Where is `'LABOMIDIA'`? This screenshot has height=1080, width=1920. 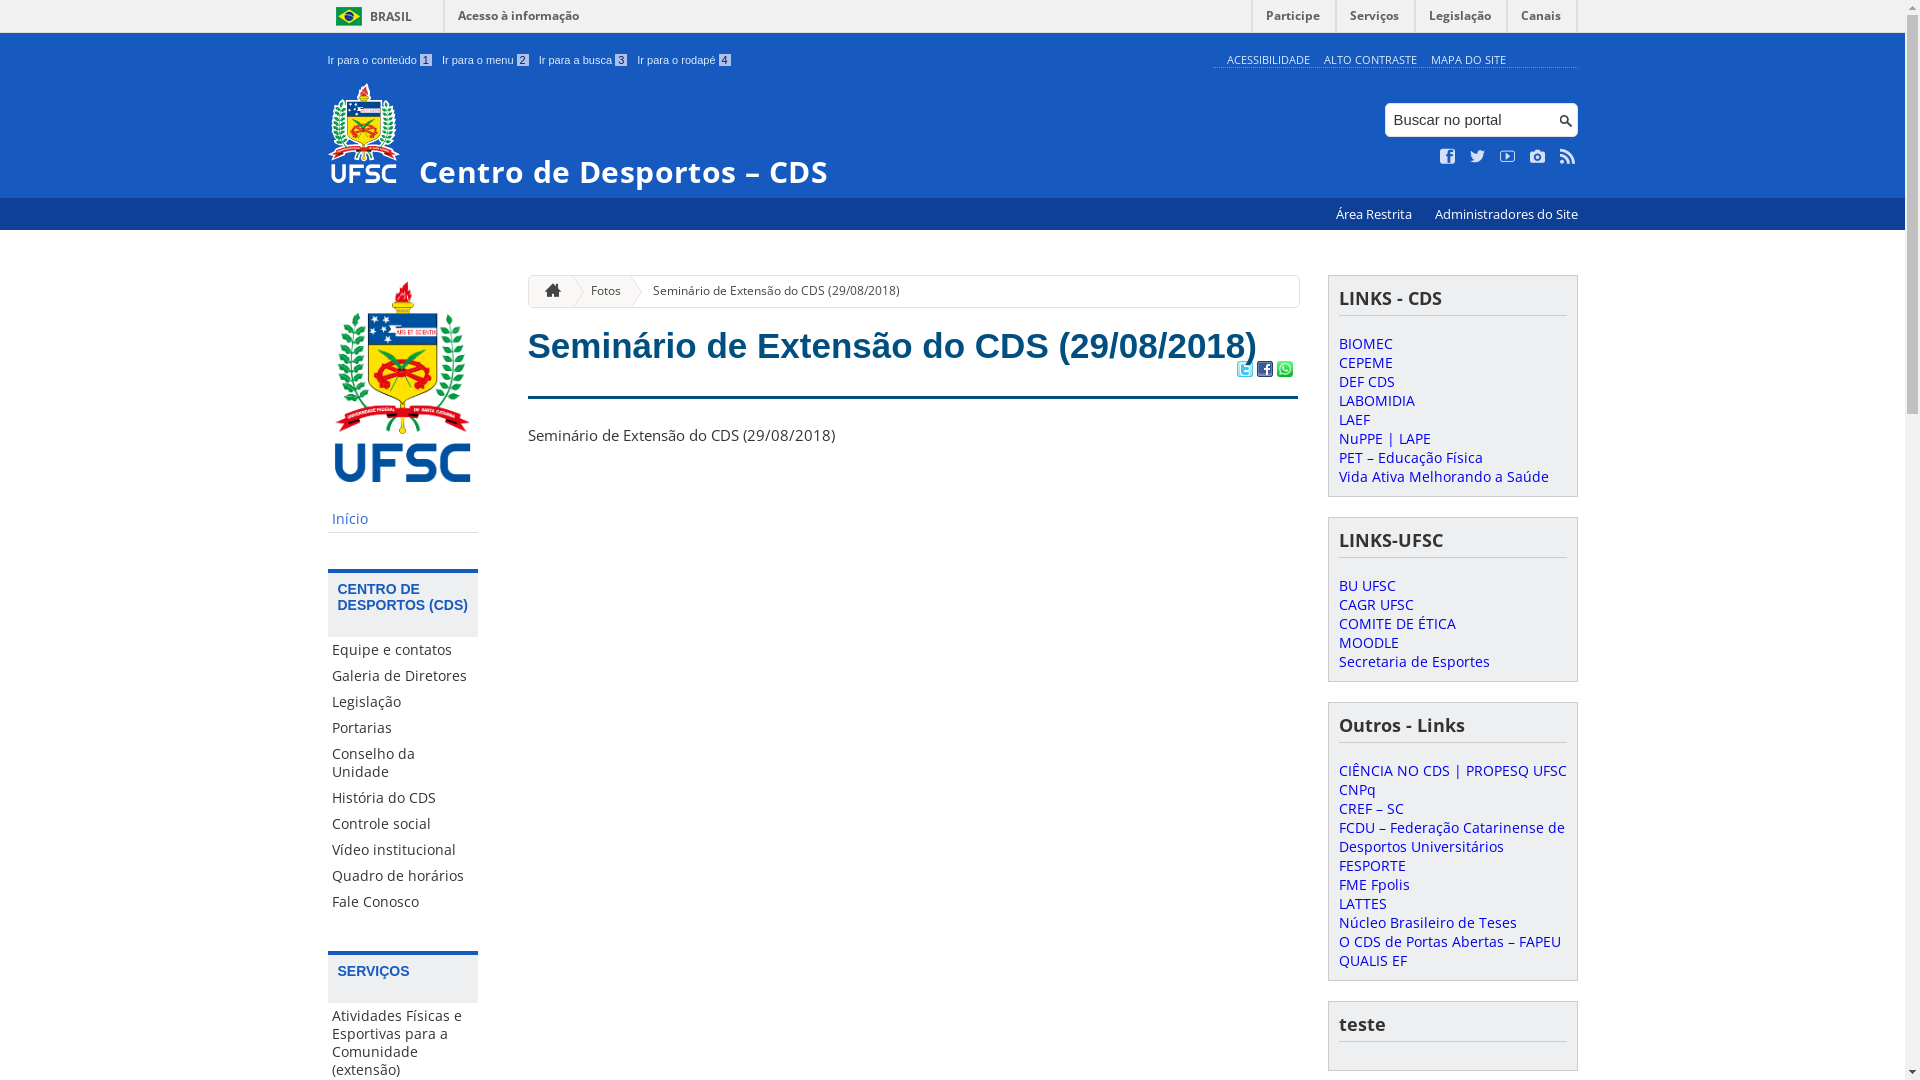 'LABOMIDIA' is located at coordinates (1375, 400).